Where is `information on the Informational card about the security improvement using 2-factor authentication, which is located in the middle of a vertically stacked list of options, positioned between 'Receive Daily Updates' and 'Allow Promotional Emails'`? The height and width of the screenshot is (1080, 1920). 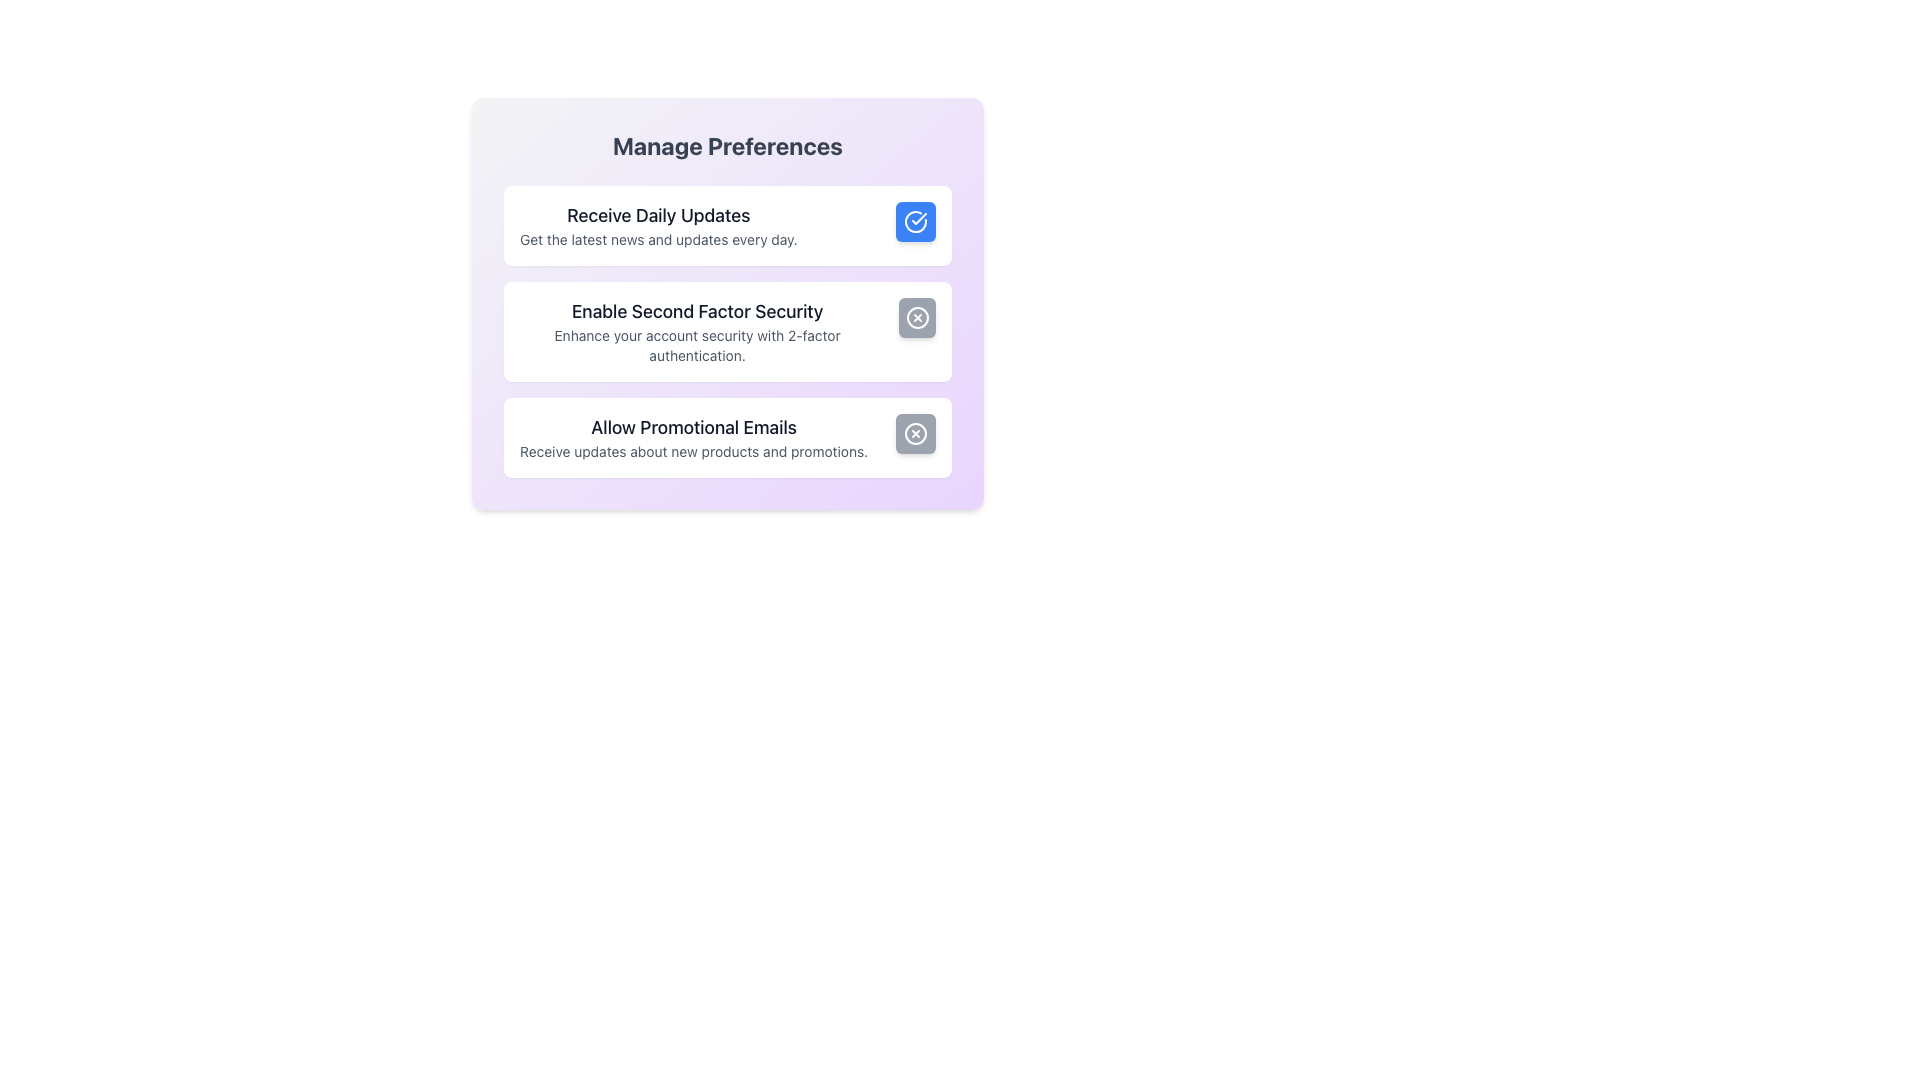 information on the Informational card about the security improvement using 2-factor authentication, which is located in the middle of a vertically stacked list of options, positioned between 'Receive Daily Updates' and 'Allow Promotional Emails' is located at coordinates (727, 330).